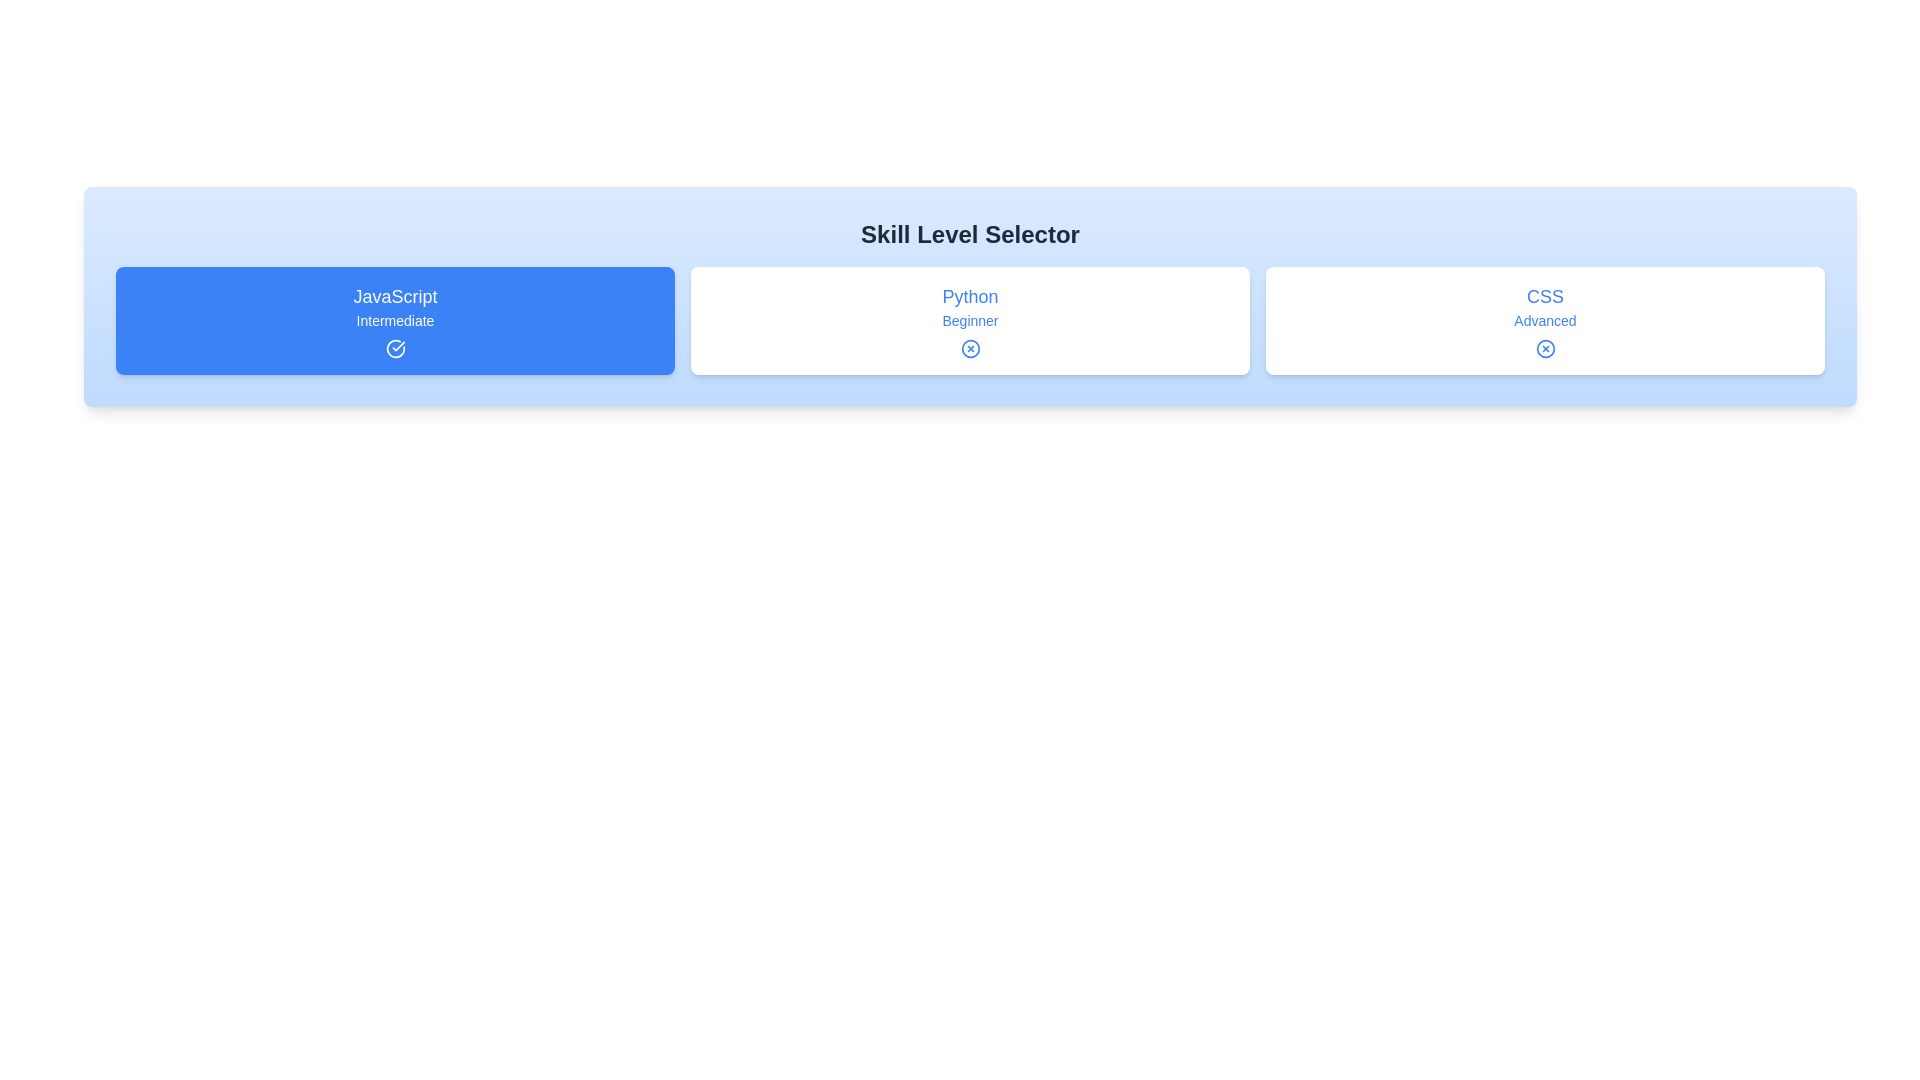 This screenshot has height=1080, width=1920. I want to click on the skill chip labeled 'Python' by clicking on it, so click(970, 319).